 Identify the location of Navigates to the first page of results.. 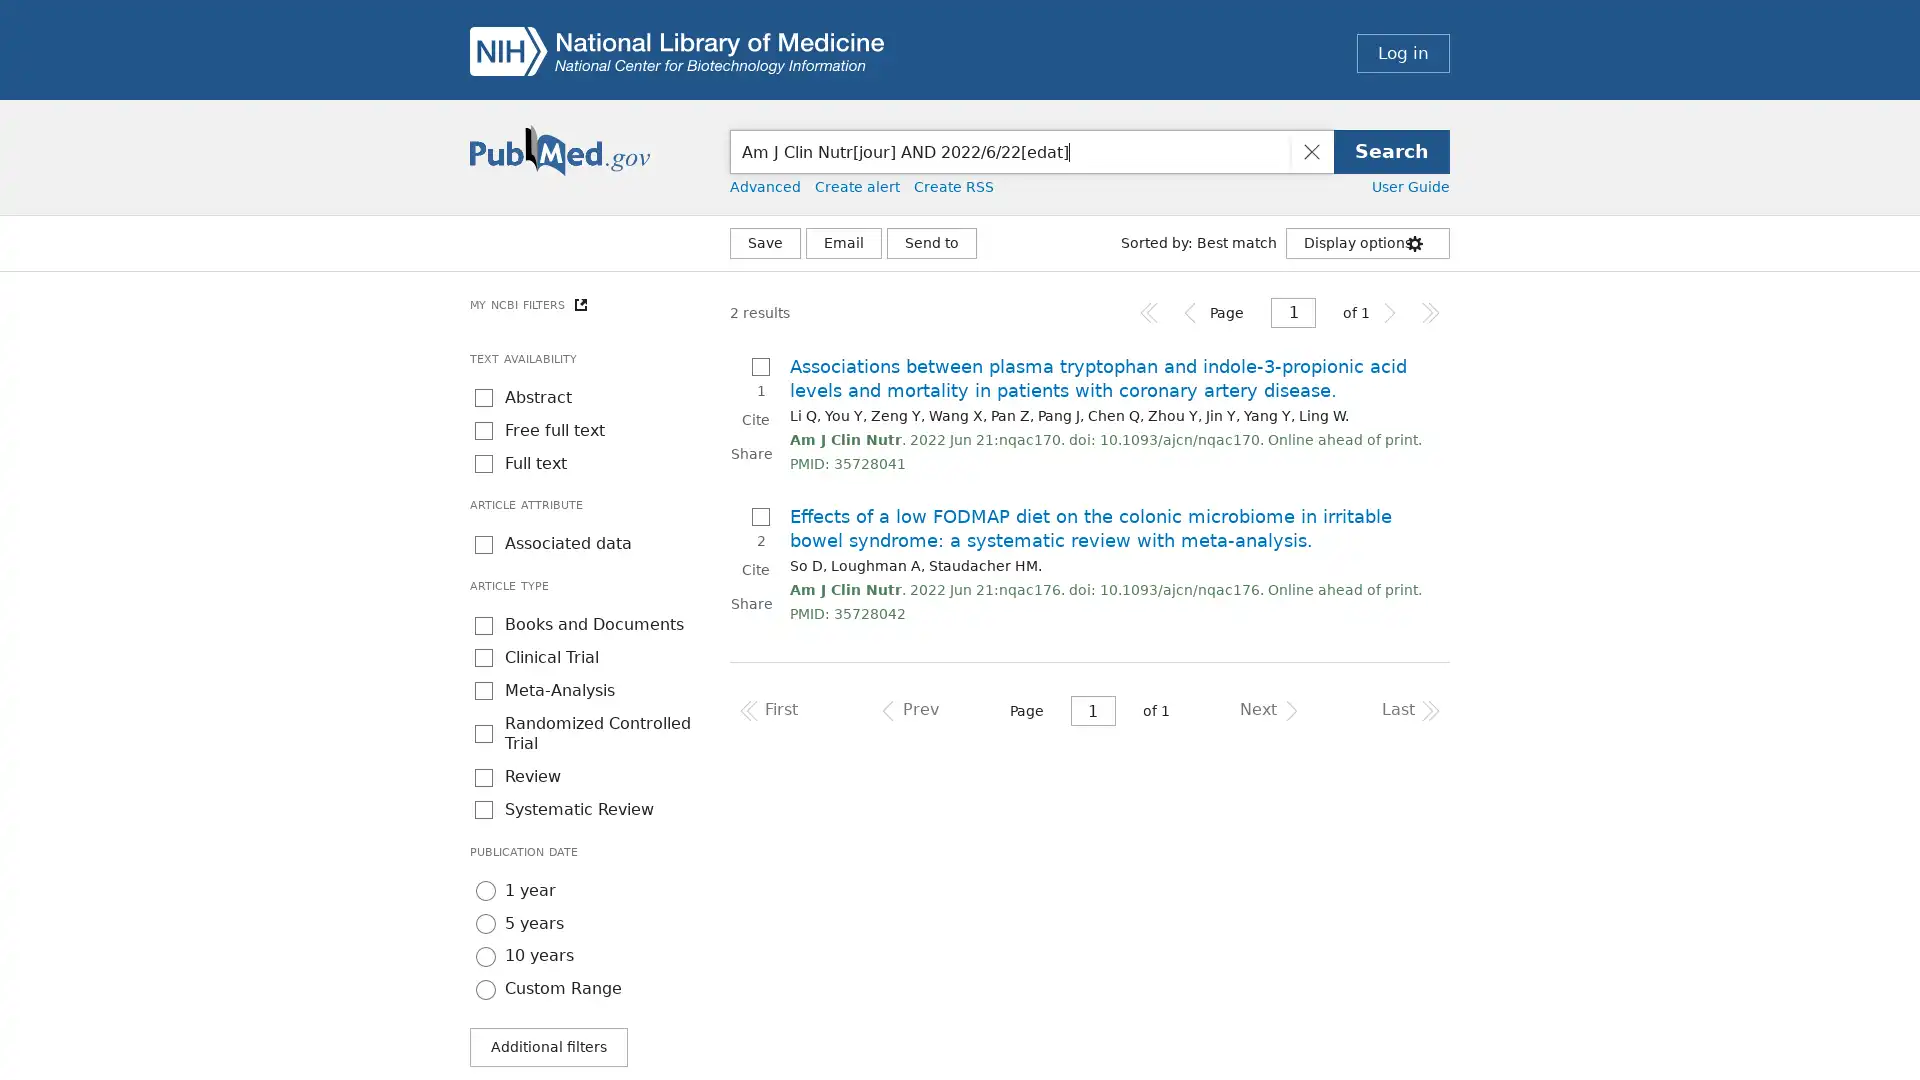
(770, 709).